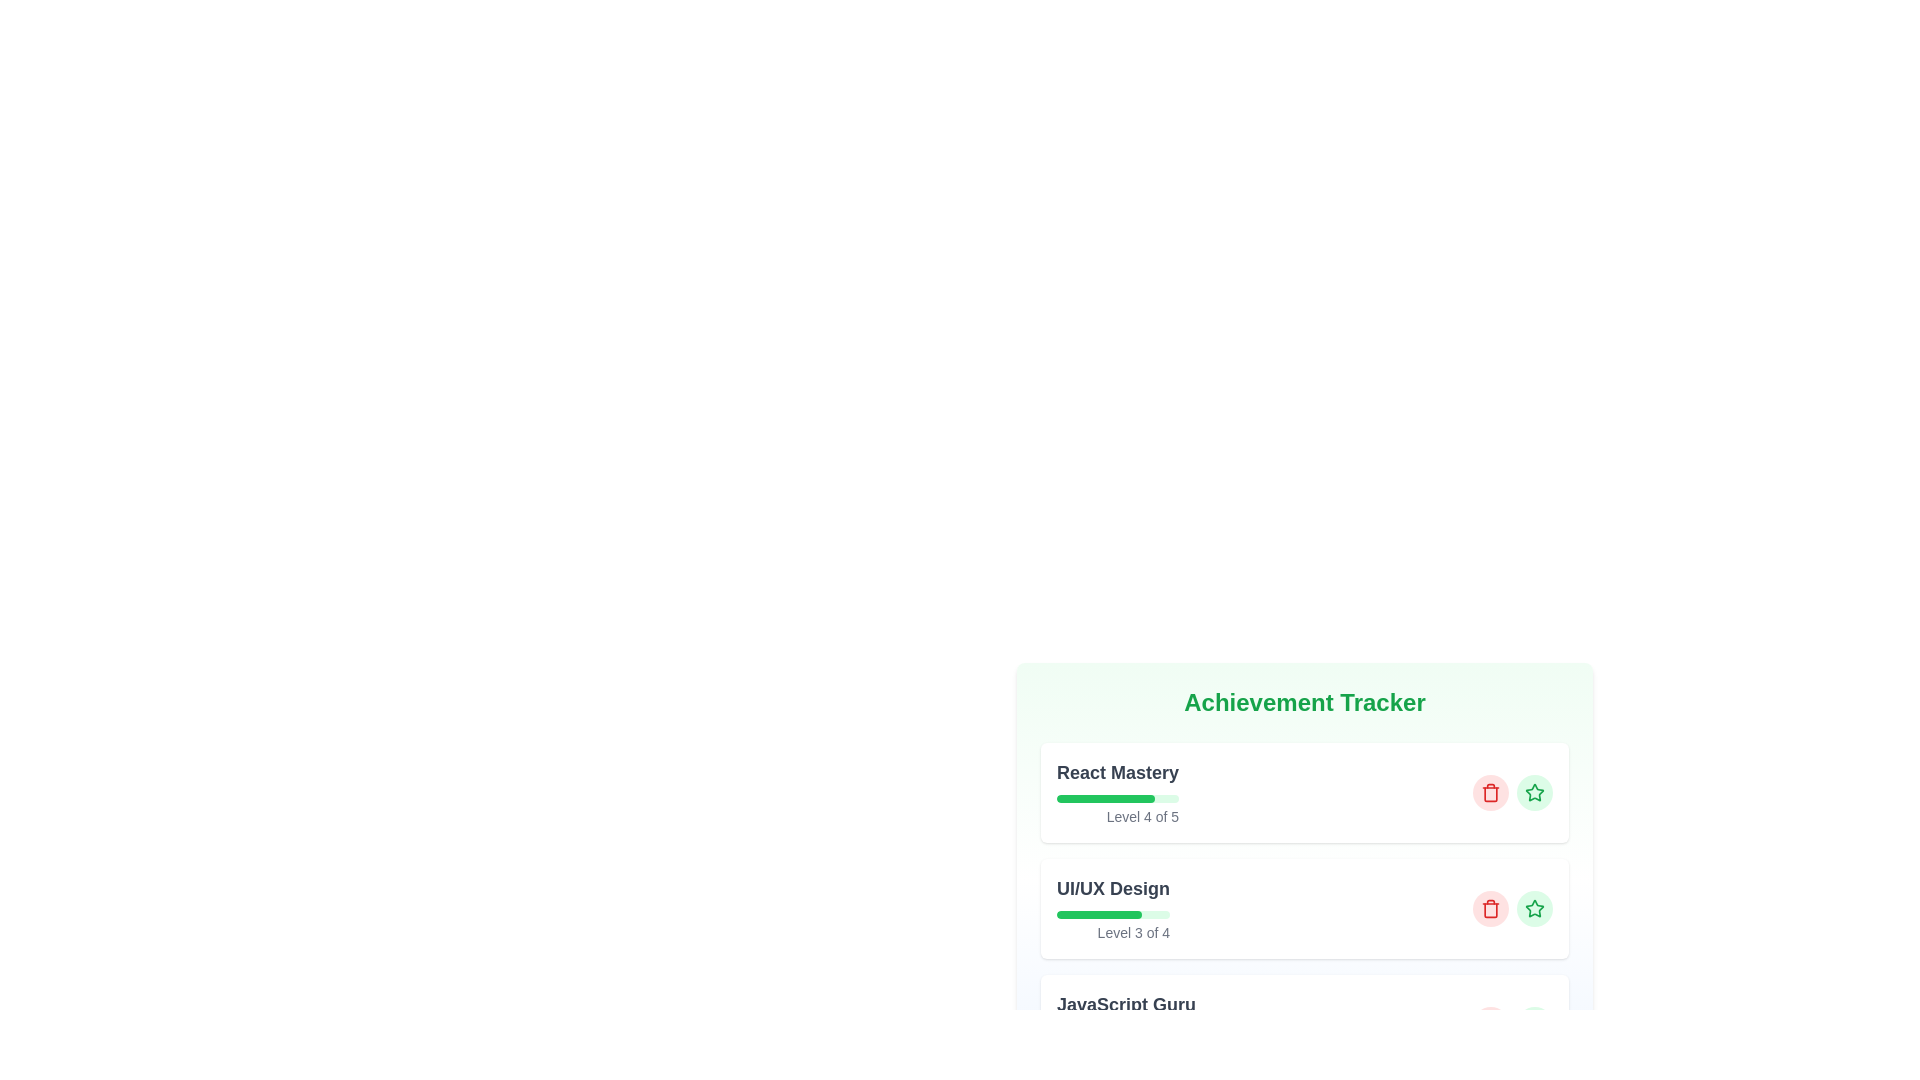  Describe the element at coordinates (1305, 792) in the screenshot. I see `the buttons within the 'React Mastery' informational card located in the 'Achievement Tracker' section` at that location.